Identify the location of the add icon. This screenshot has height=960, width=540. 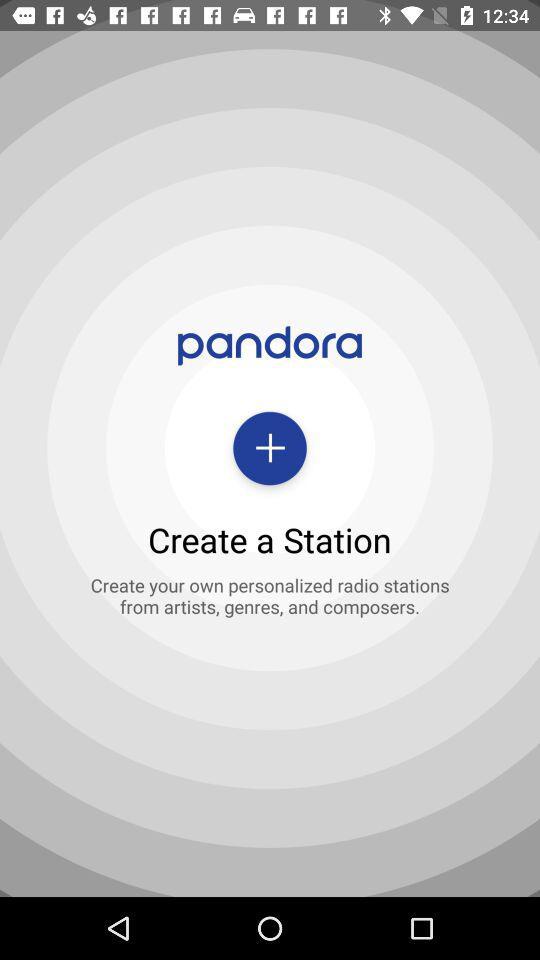
(270, 448).